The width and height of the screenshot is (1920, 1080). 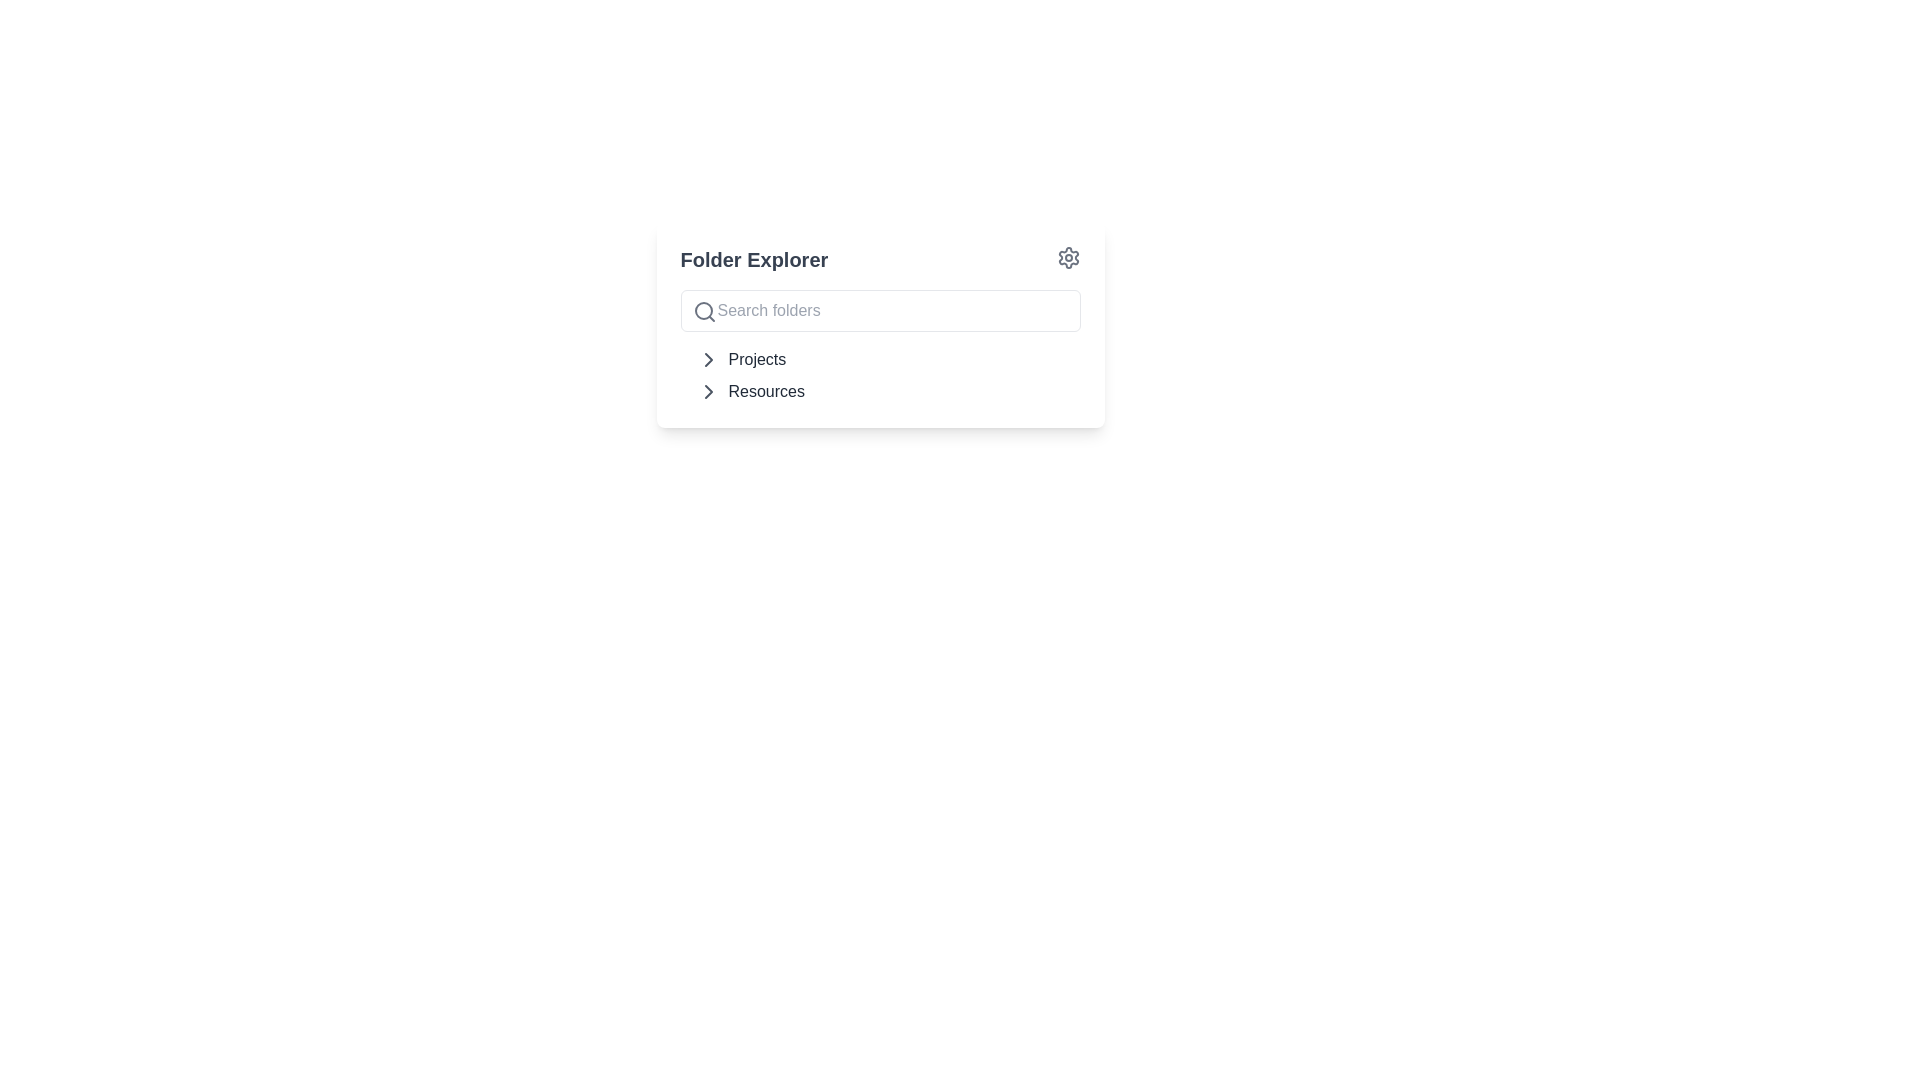 What do you see at coordinates (765, 392) in the screenshot?
I see `the 'Resources' text label, which is styled in dark gray and is located beneath the 'Projects' label in the folder navigation interface` at bounding box center [765, 392].